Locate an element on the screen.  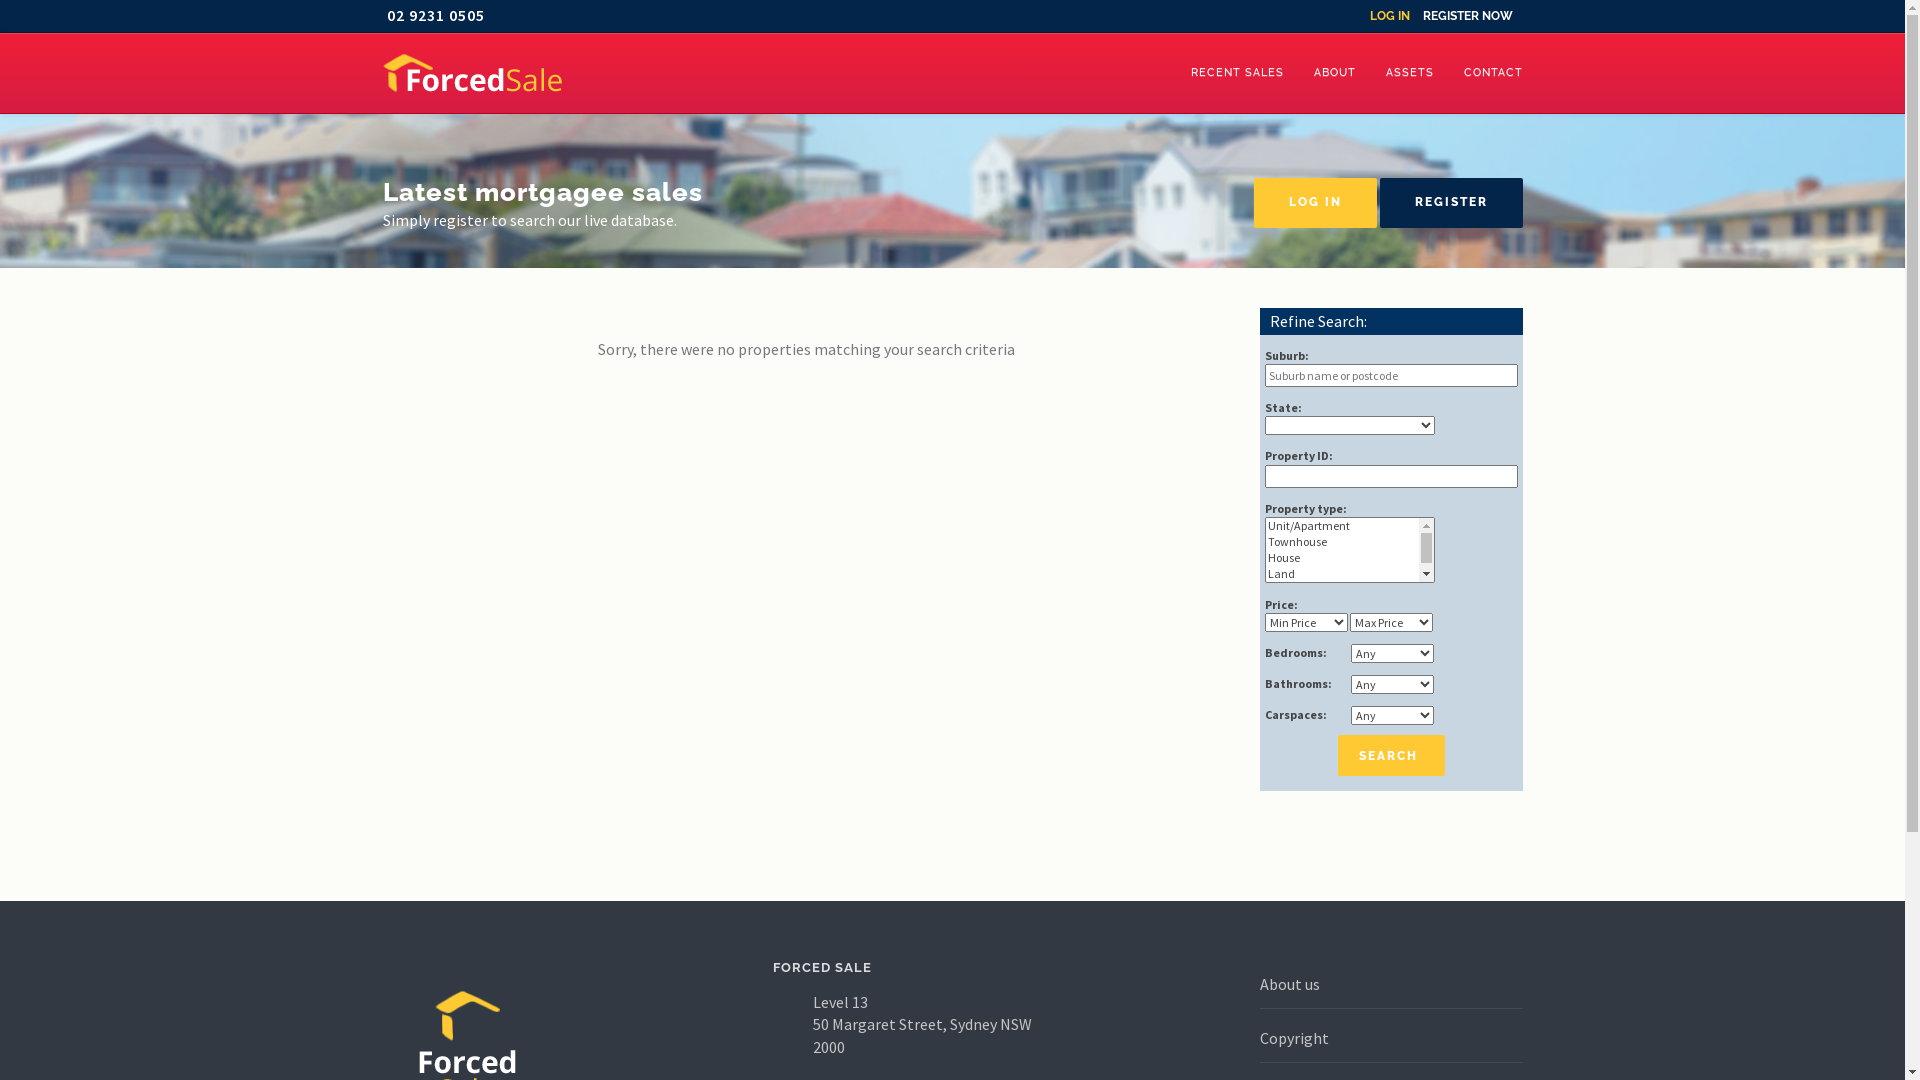
'LOG IN' is located at coordinates (1315, 203).